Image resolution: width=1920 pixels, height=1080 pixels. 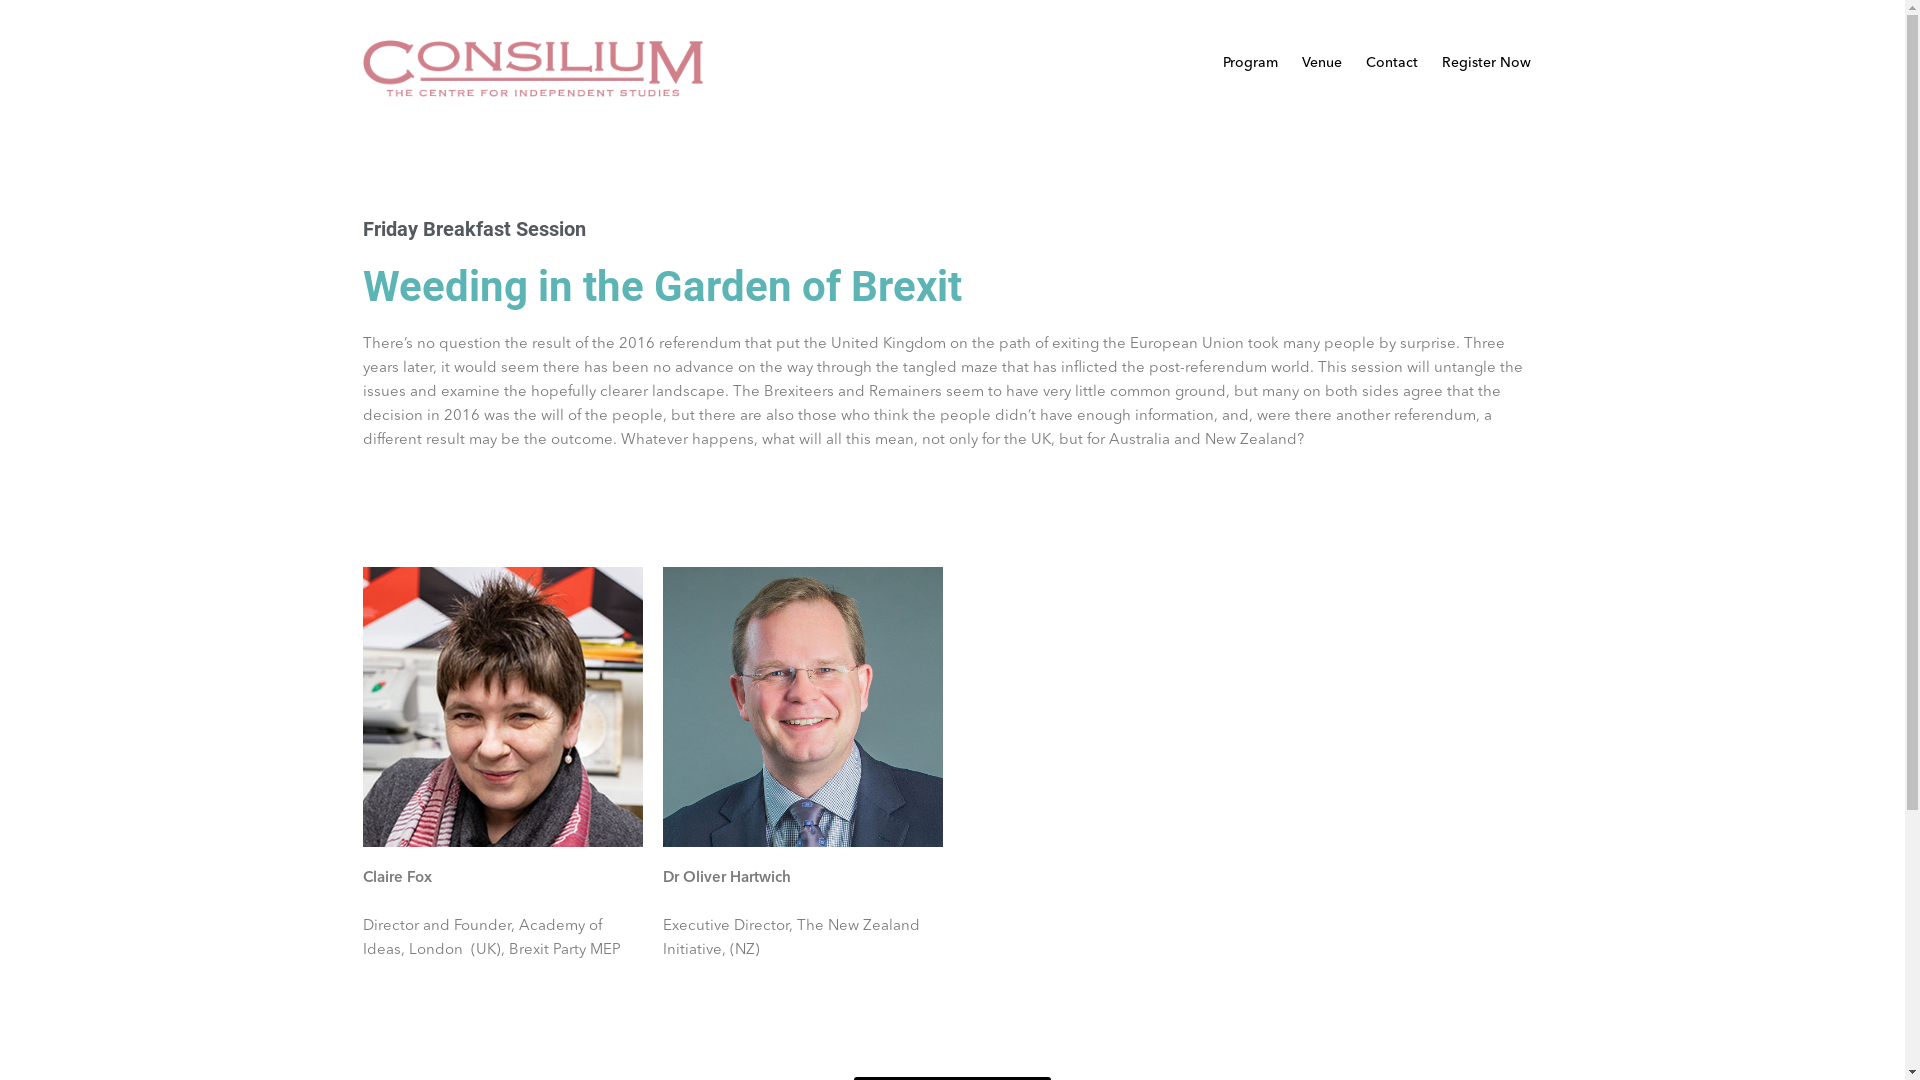 What do you see at coordinates (1486, 61) in the screenshot?
I see `'Register Now'` at bounding box center [1486, 61].